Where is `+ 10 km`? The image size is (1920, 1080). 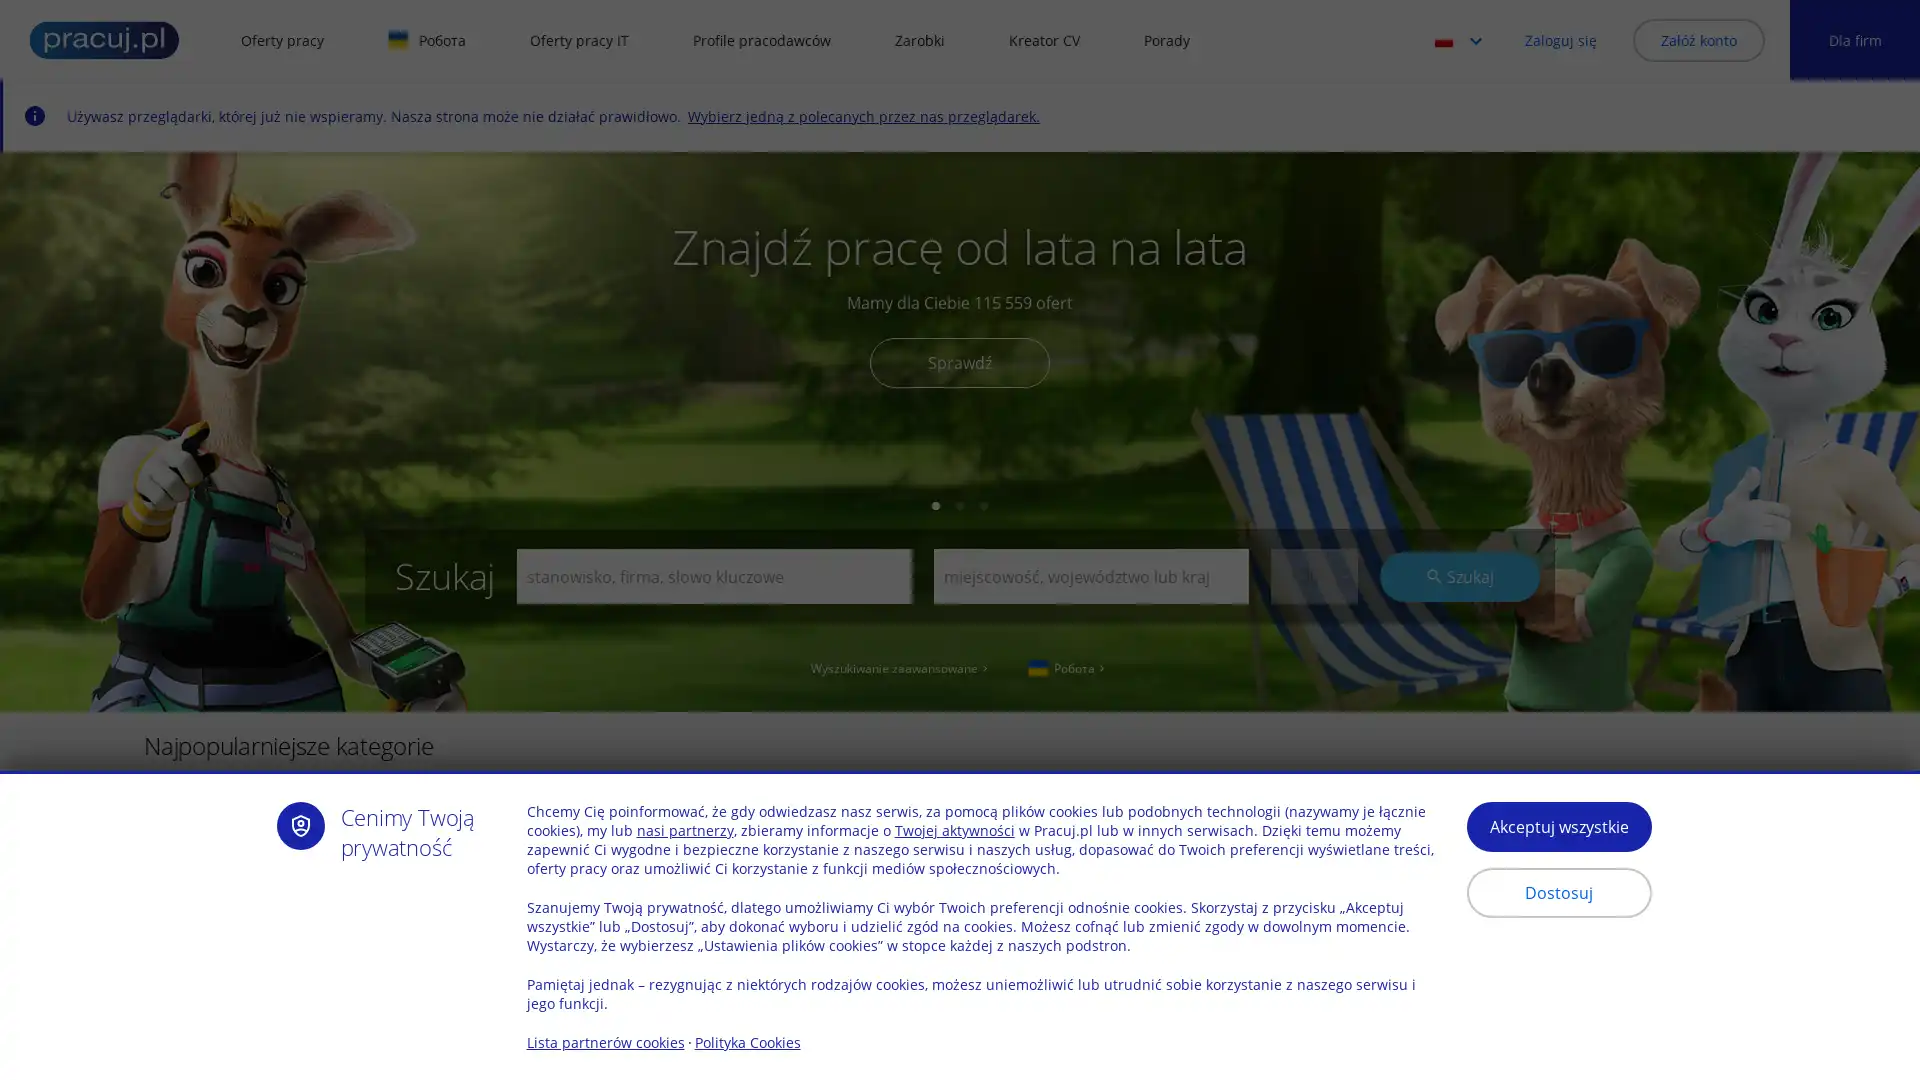
+ 10 km is located at coordinates (1313, 677).